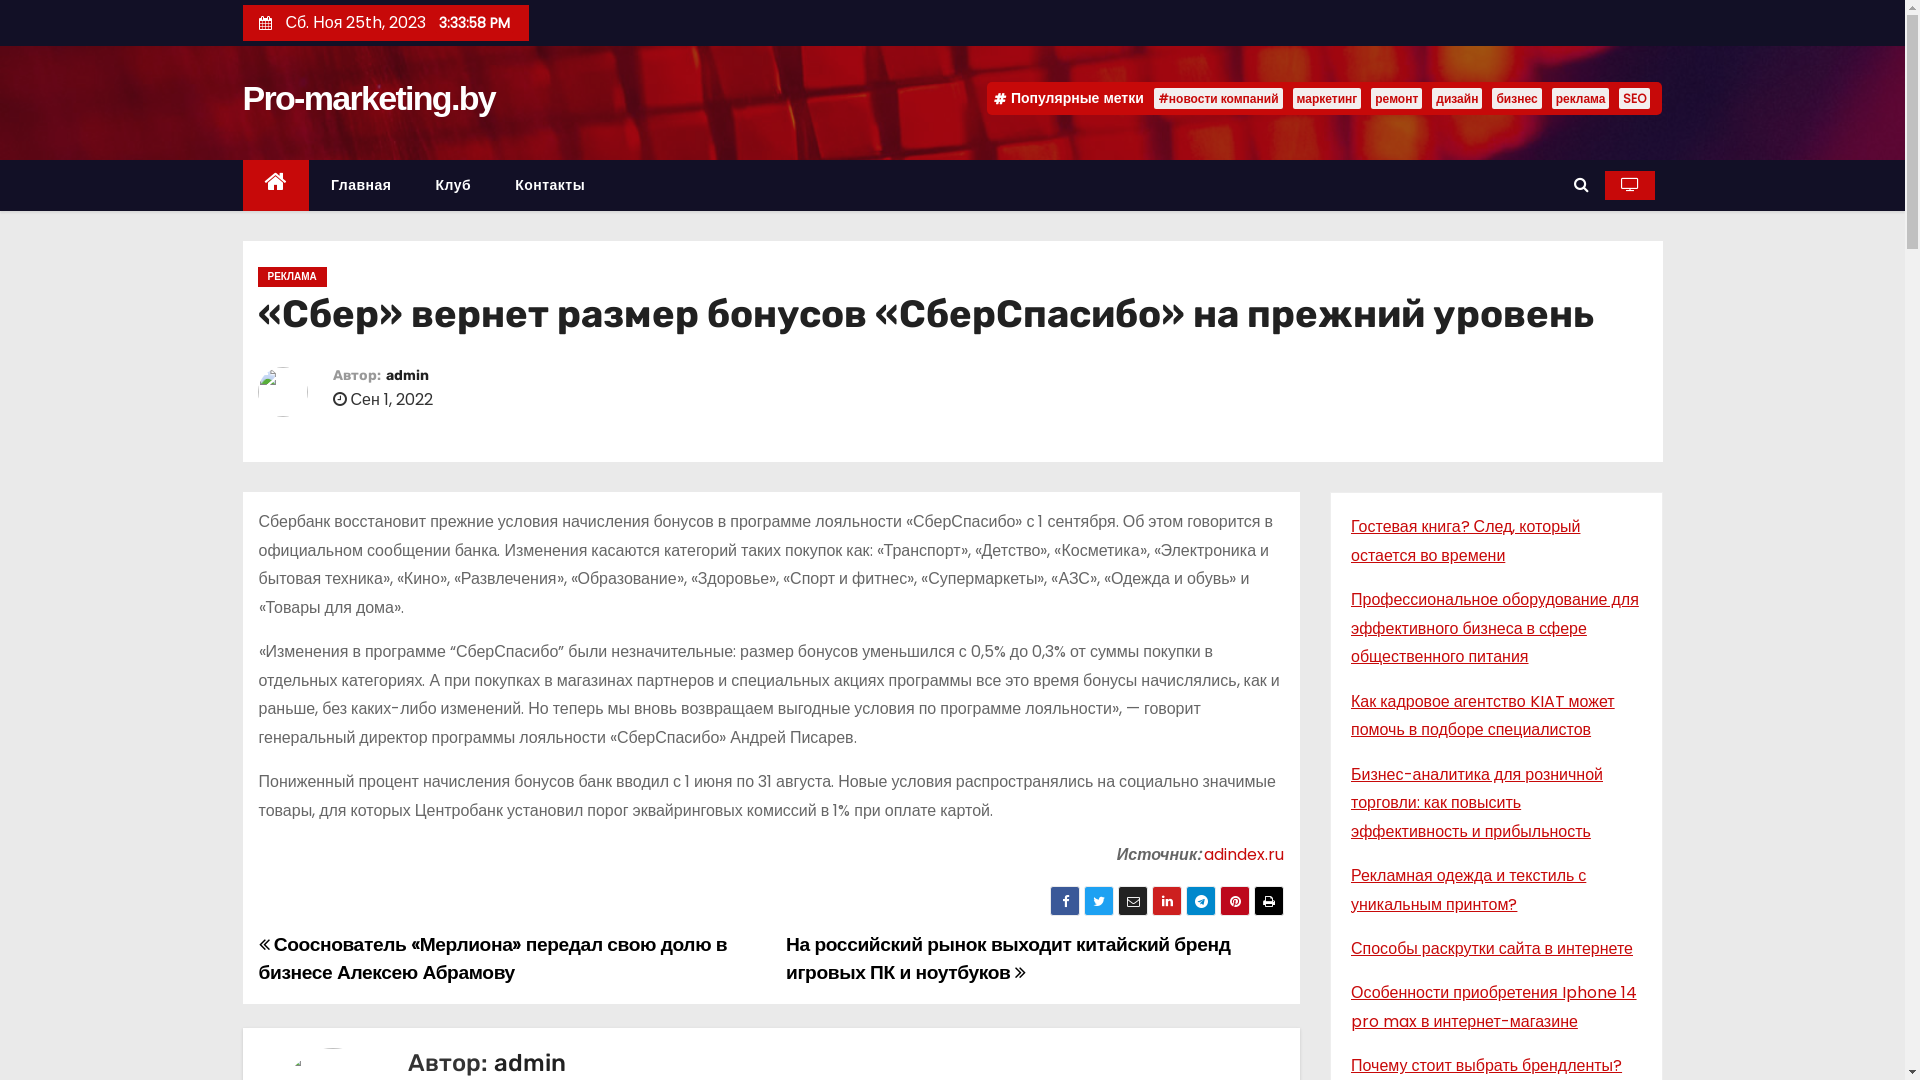  Describe the element at coordinates (1242, 854) in the screenshot. I see `'adindex.ru'` at that location.